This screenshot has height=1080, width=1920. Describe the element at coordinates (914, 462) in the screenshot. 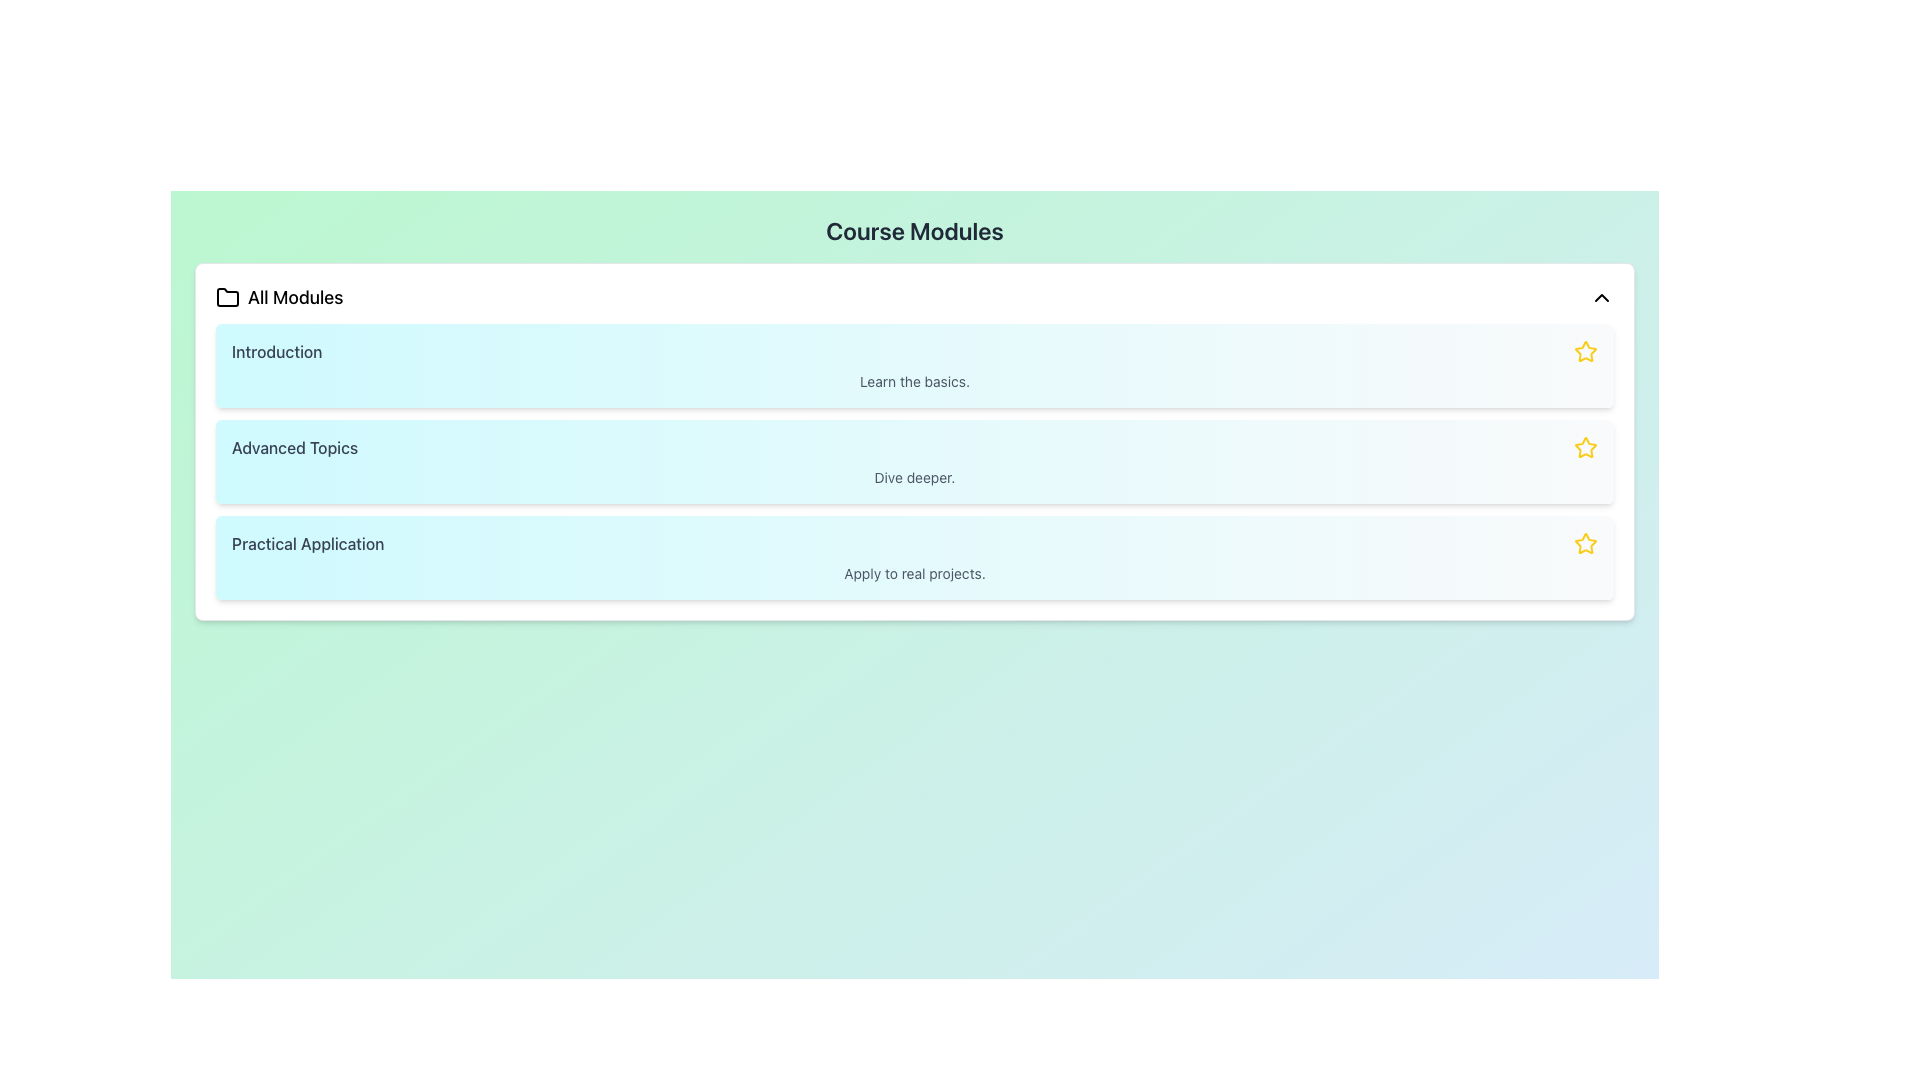

I see `the Interactive Card titled 'Advanced Topics' in the Course Modules section` at that location.